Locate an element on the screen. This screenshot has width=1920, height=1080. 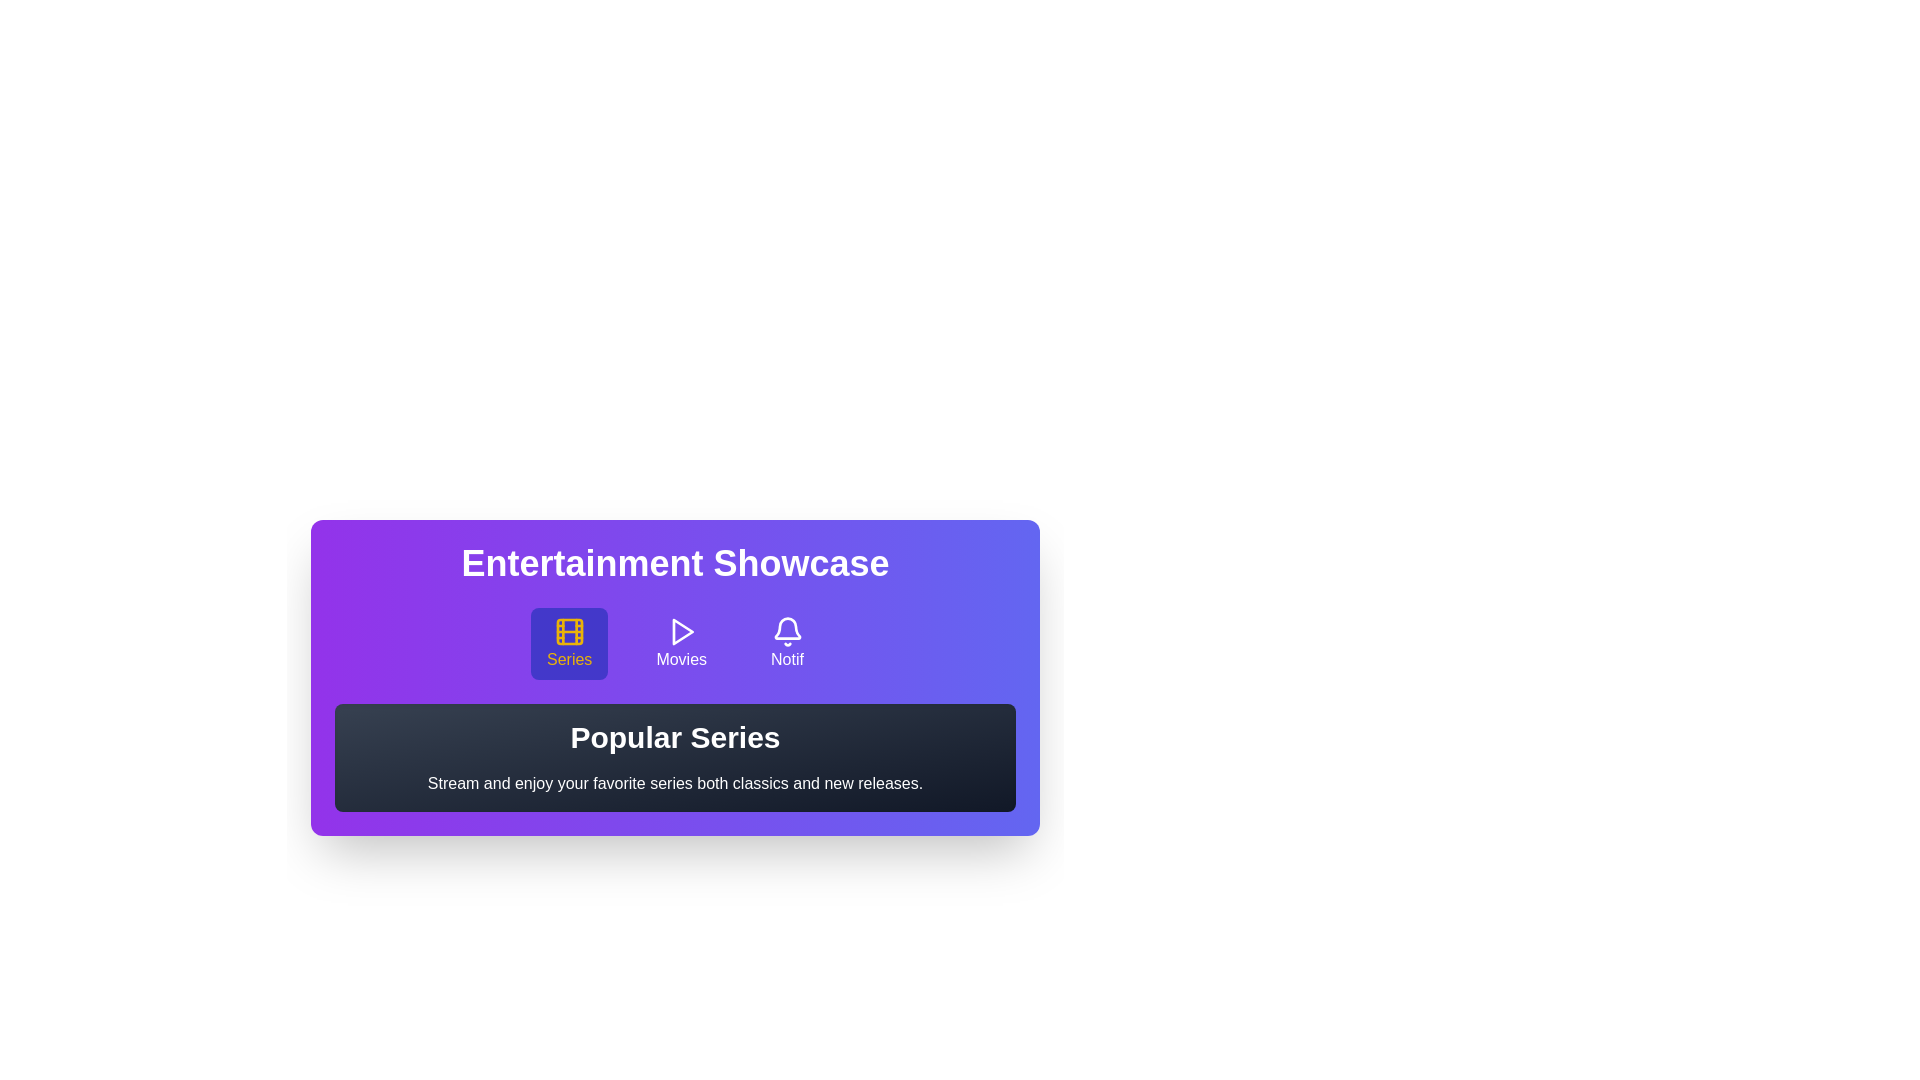
text content of the 'Popular Series' text block, which is styled with a gradient background, rounded corners, and contains the title in bold white text is located at coordinates (675, 758).